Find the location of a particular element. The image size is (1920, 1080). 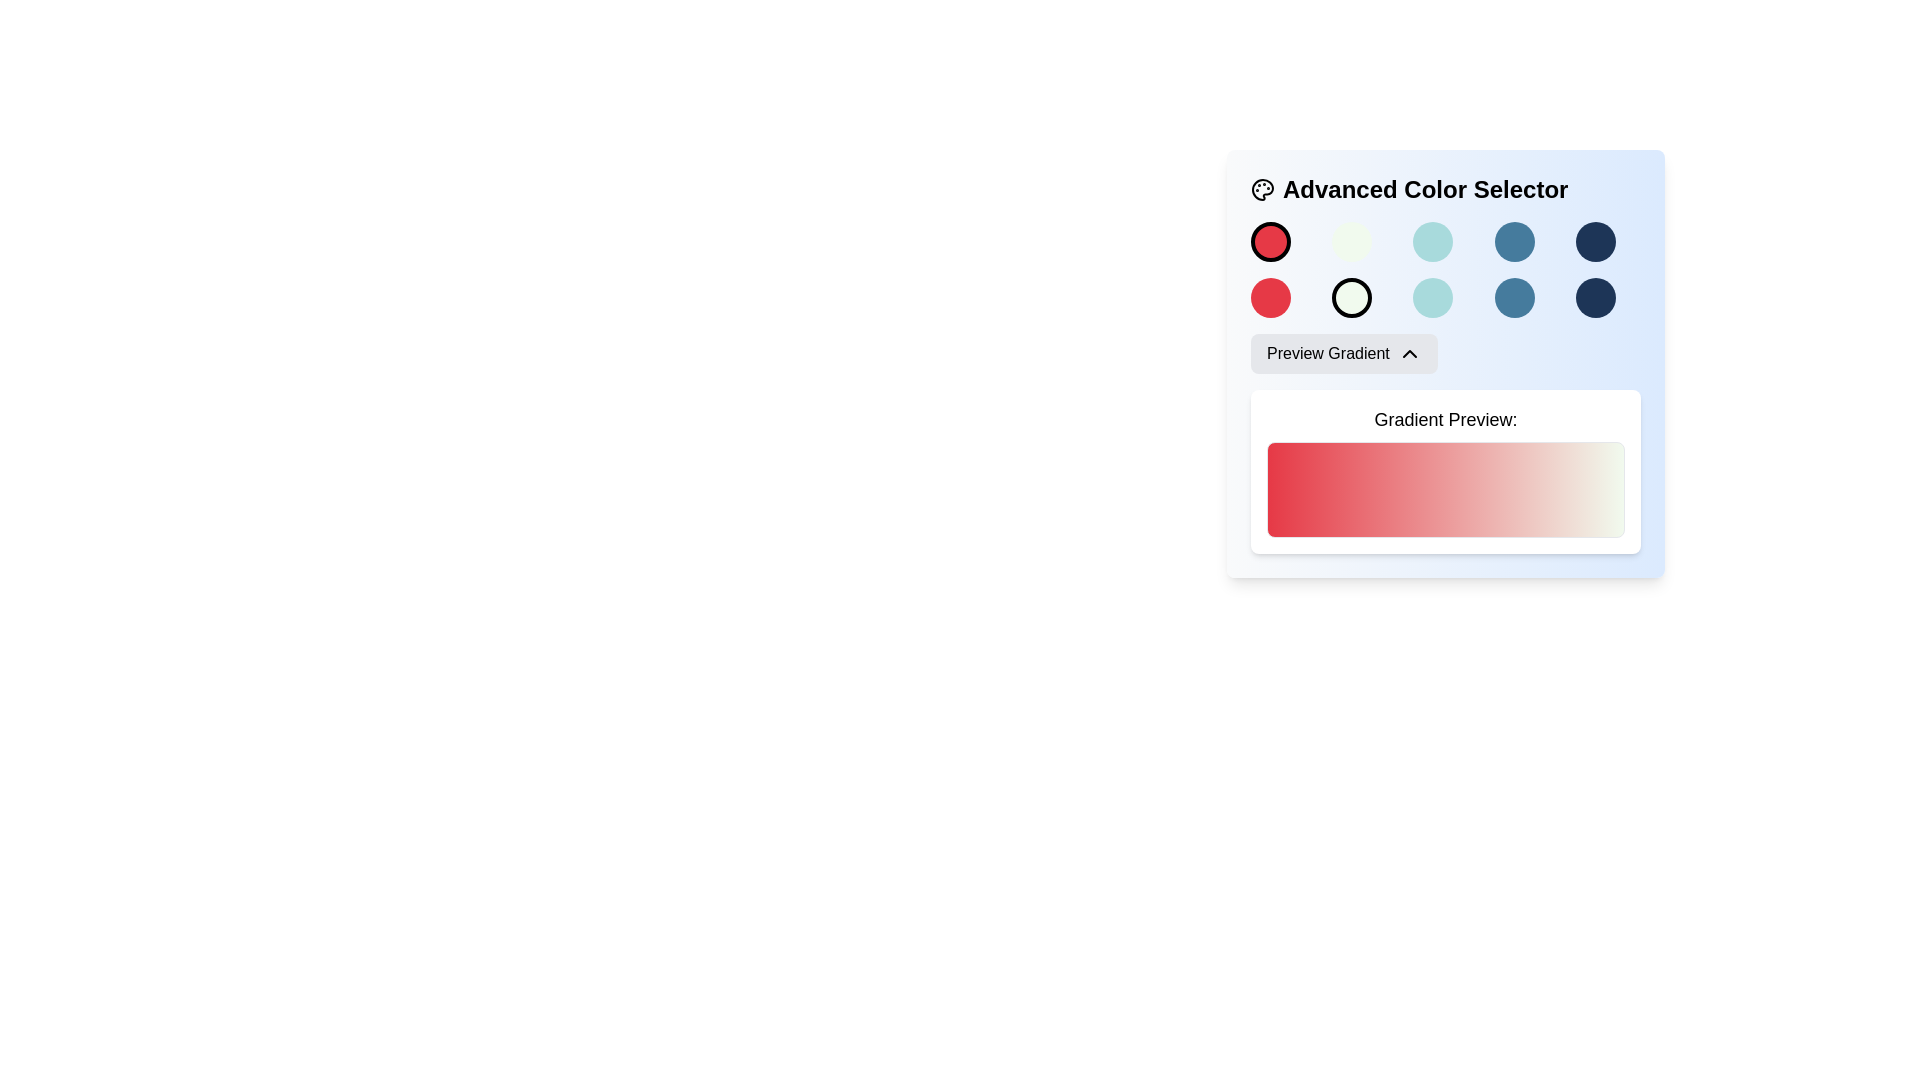

the Circular color selection button, which is the first element in the grid layout of the Advanced Color Selector panel is located at coordinates (1270, 297).